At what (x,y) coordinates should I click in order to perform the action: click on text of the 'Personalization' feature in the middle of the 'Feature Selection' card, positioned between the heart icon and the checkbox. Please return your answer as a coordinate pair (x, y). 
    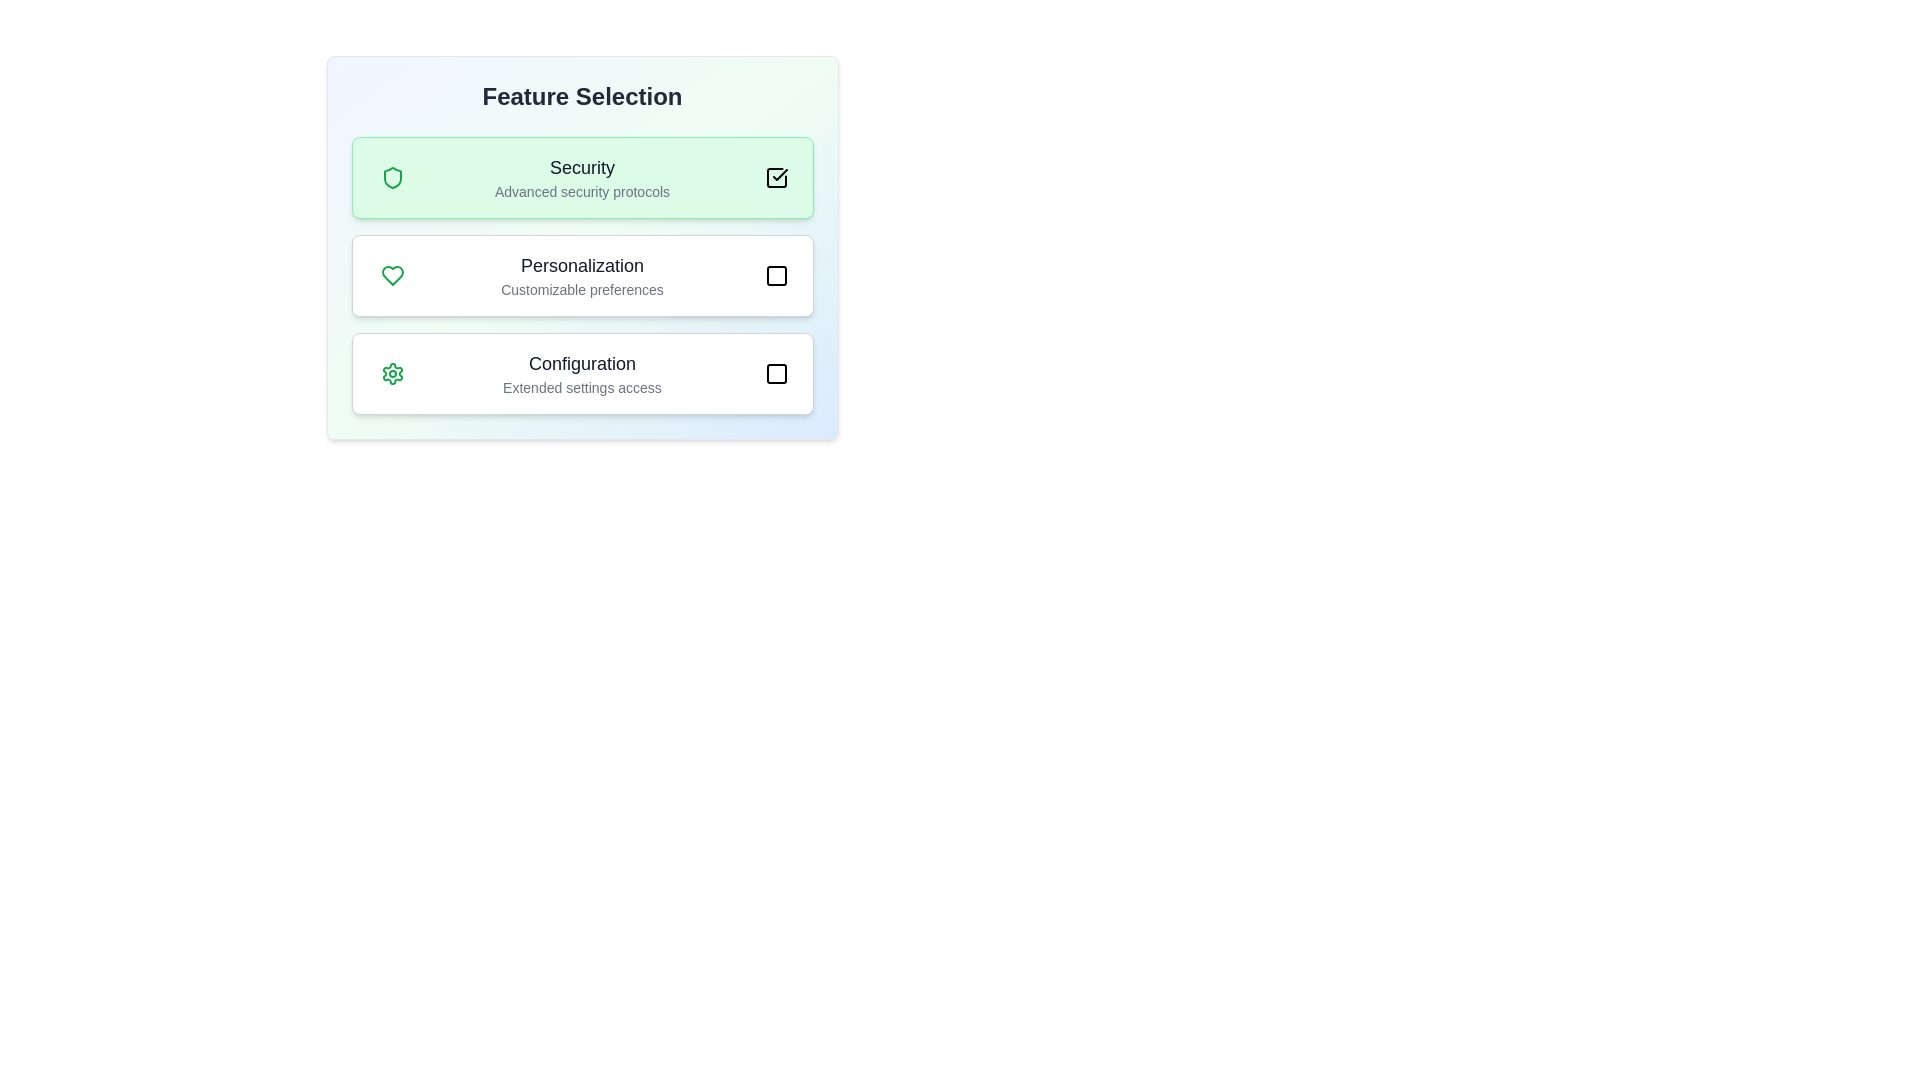
    Looking at the image, I should click on (581, 276).